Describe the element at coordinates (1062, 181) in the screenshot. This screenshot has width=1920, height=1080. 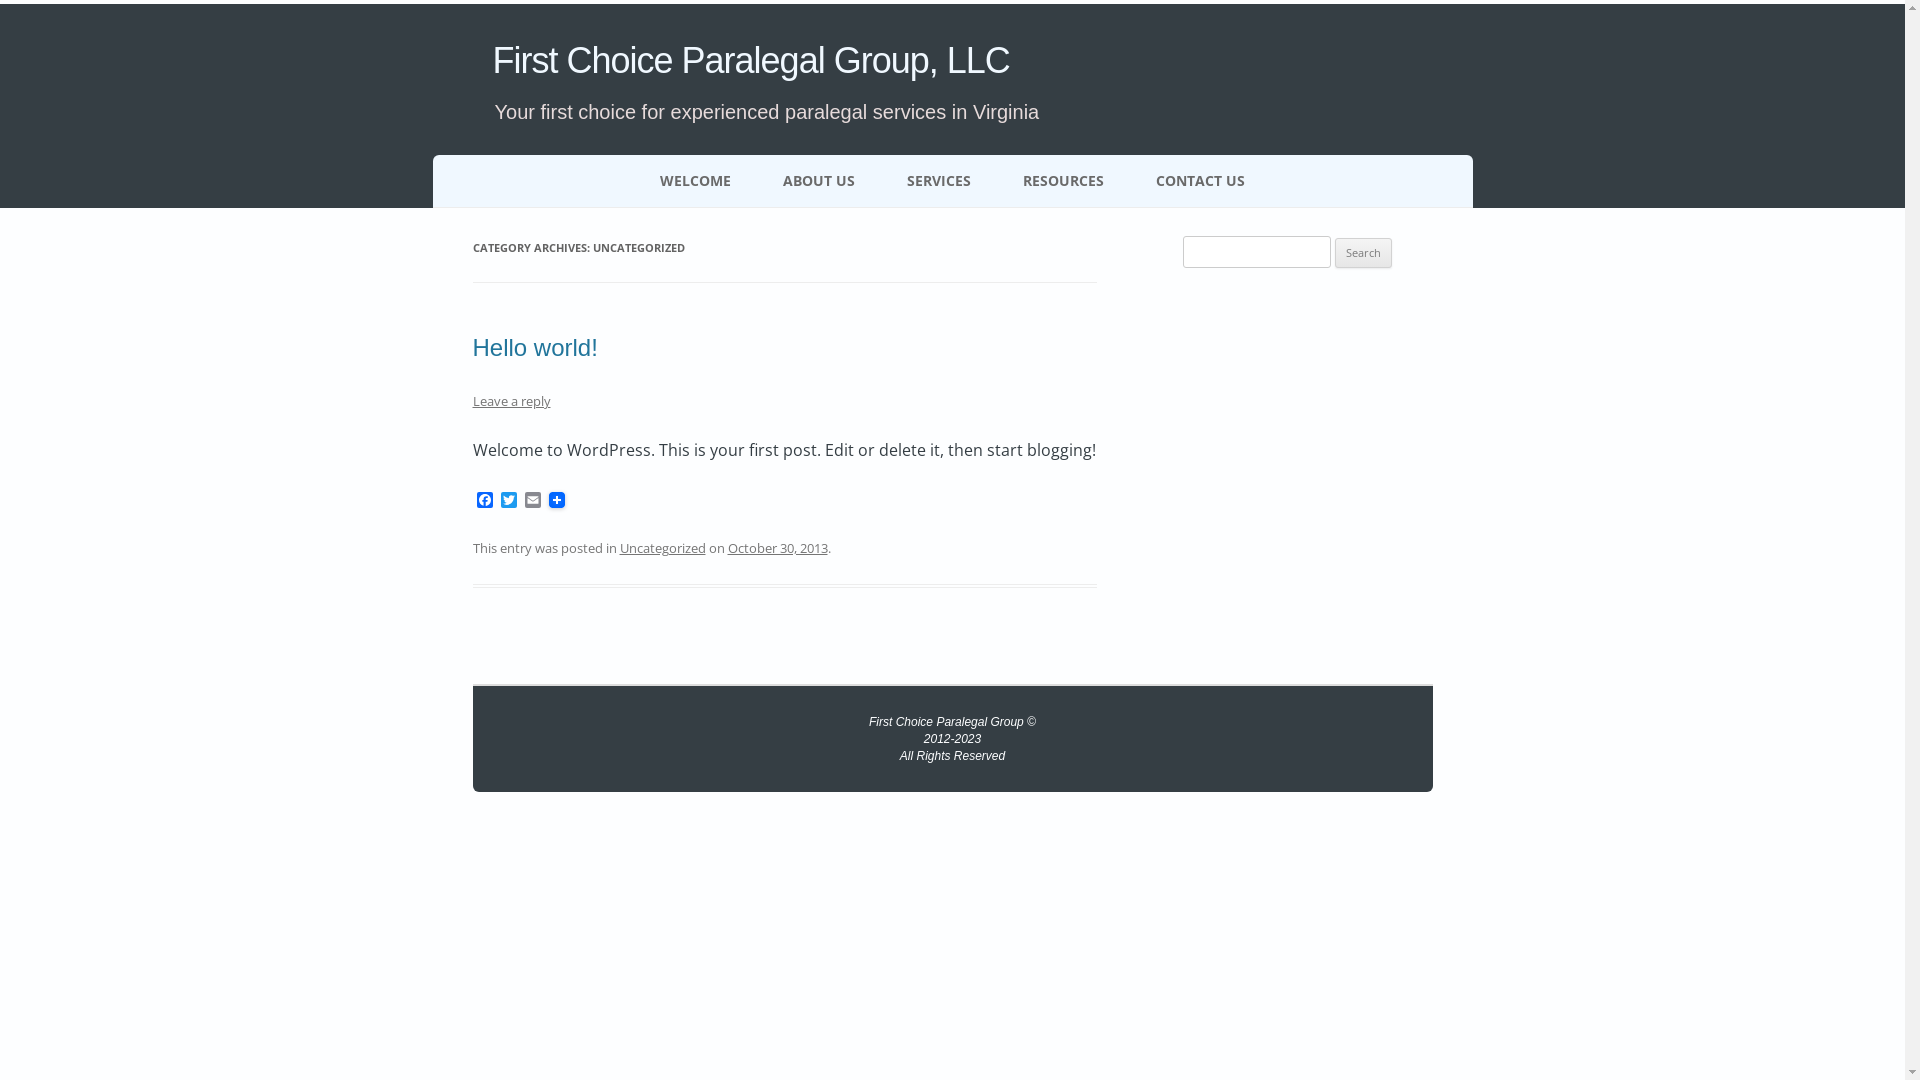
I see `'RESOURCES'` at that location.